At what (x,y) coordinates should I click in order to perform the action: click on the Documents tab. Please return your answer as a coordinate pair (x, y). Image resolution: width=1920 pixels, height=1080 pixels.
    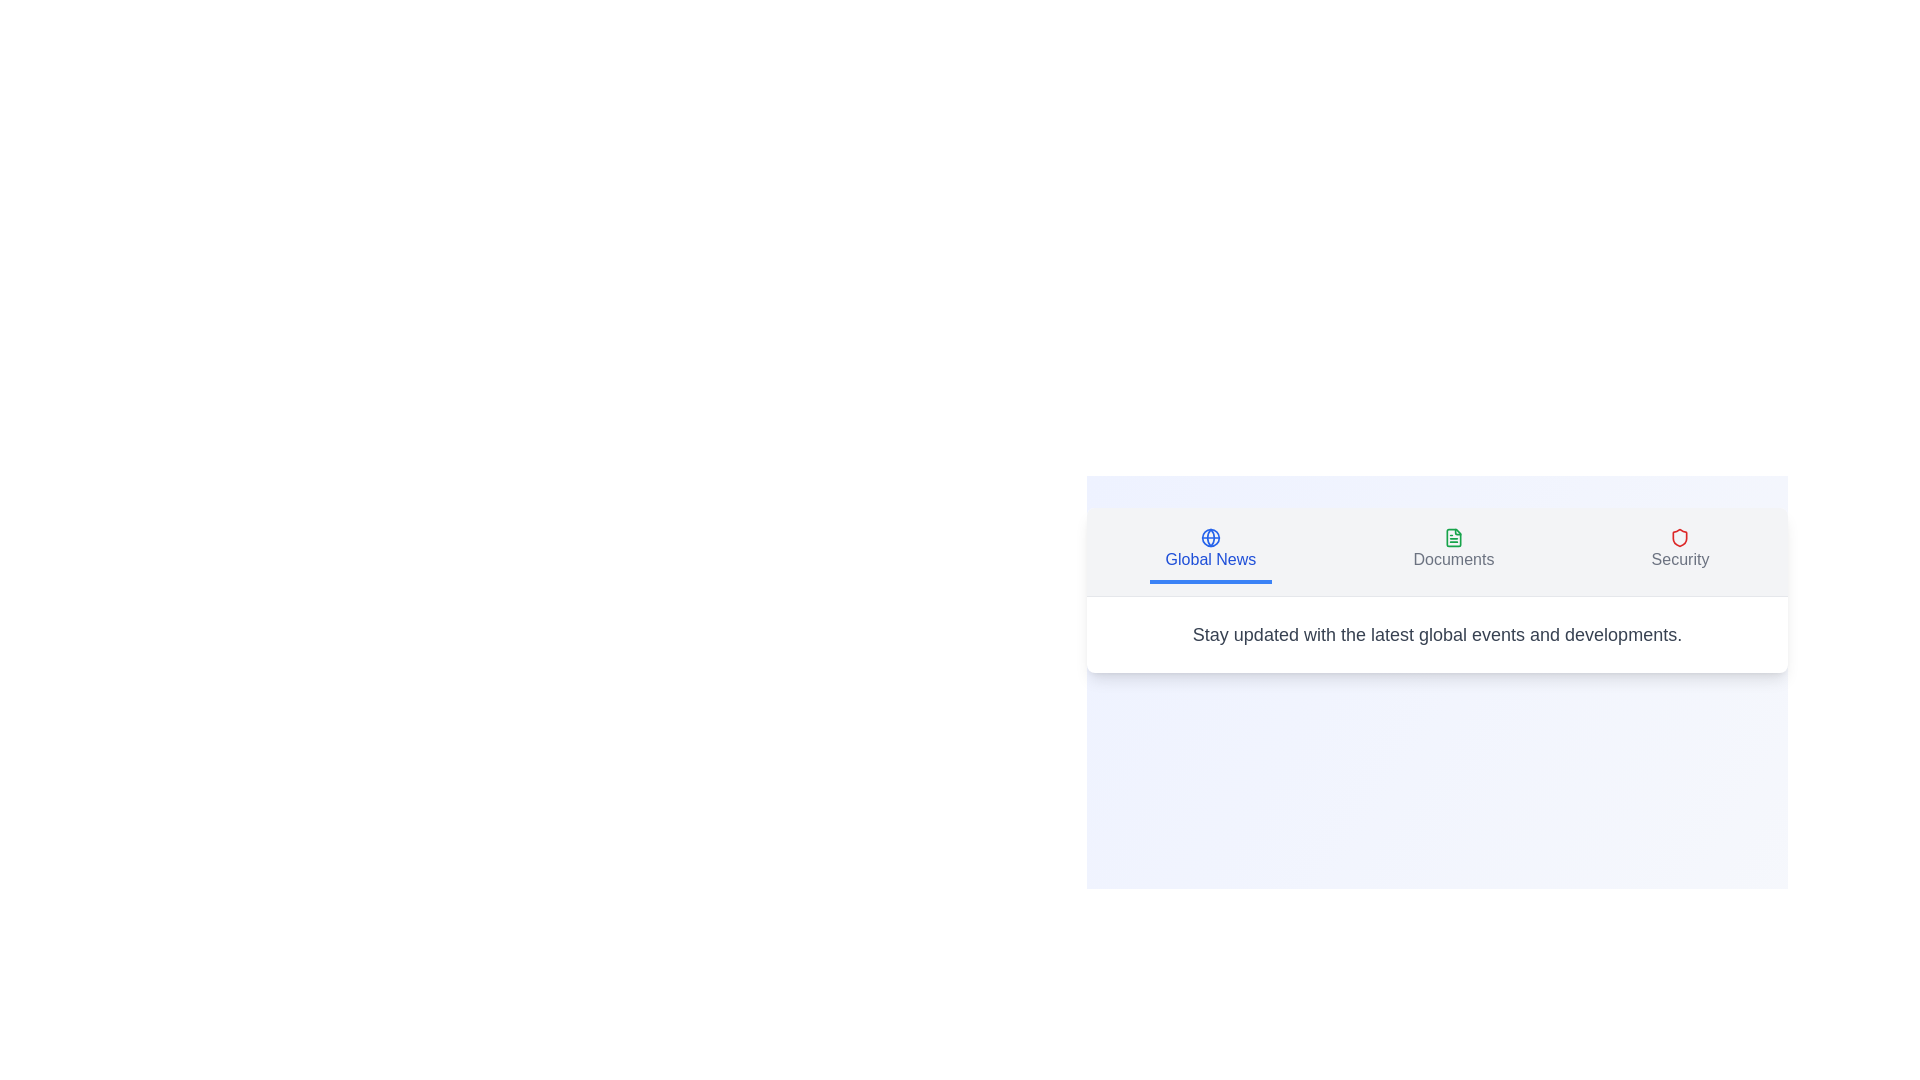
    Looking at the image, I should click on (1454, 551).